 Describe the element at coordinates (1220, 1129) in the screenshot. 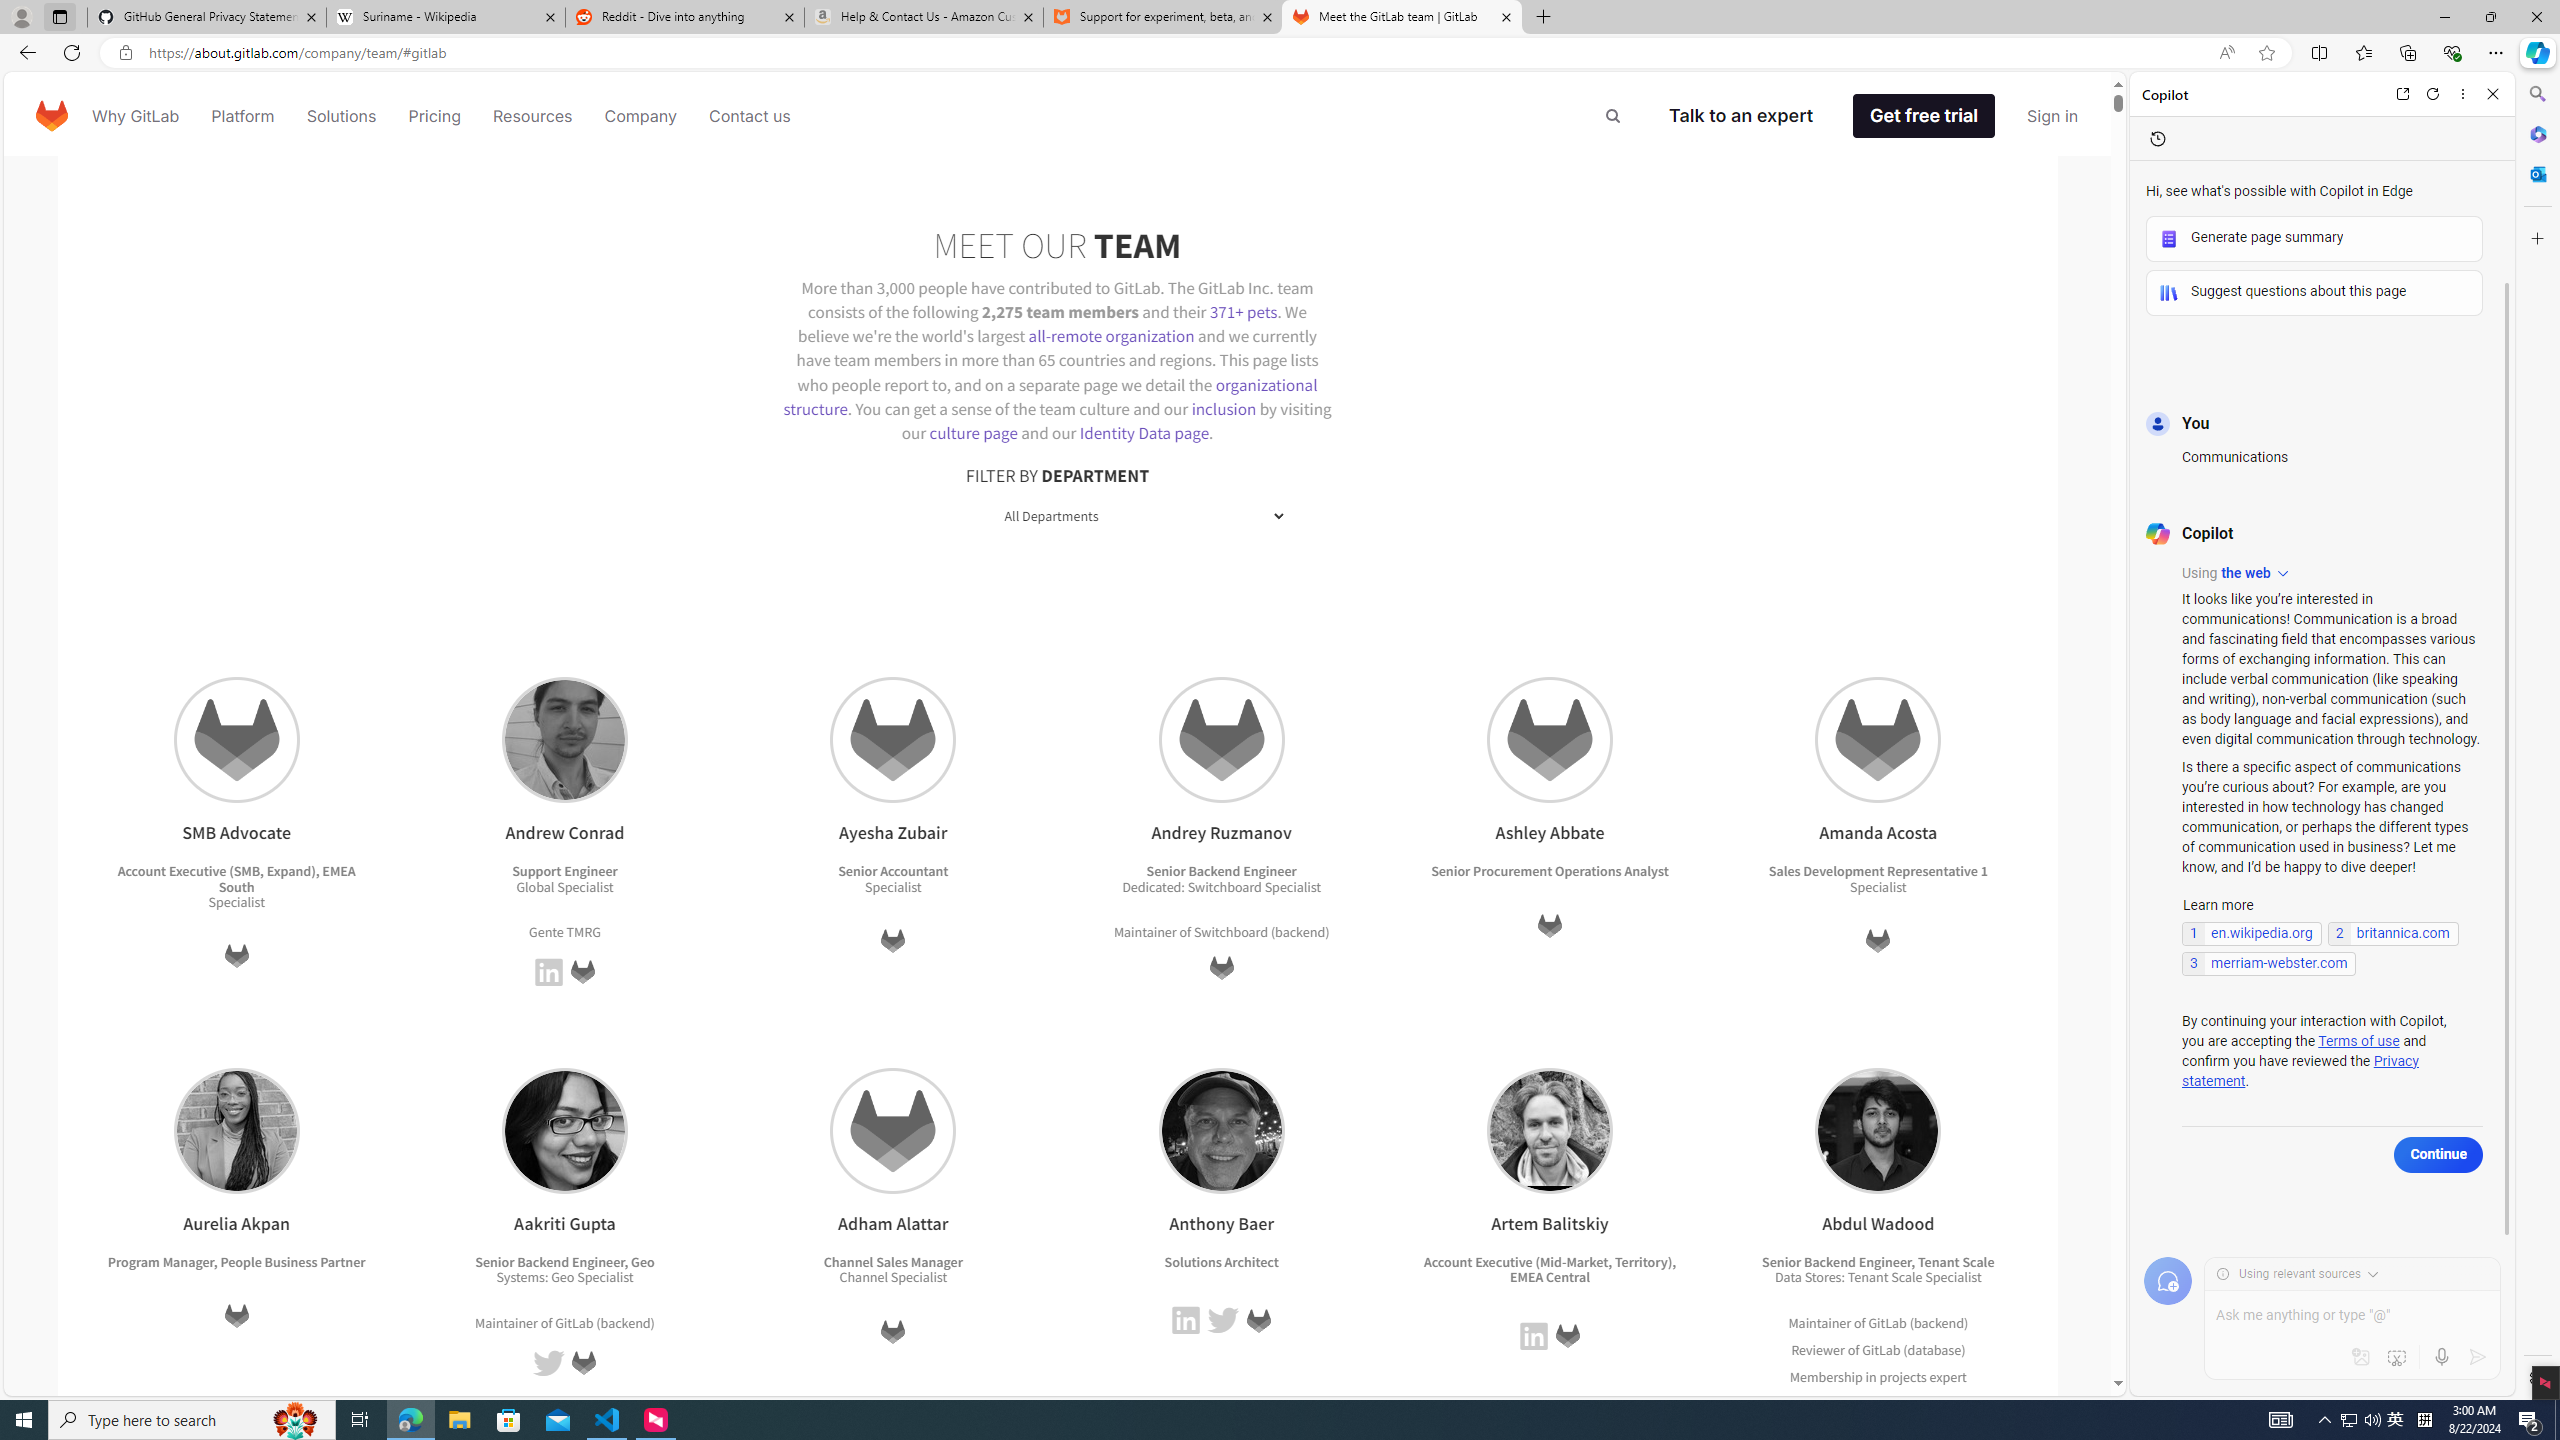

I see `'Anthony Baer'` at that location.